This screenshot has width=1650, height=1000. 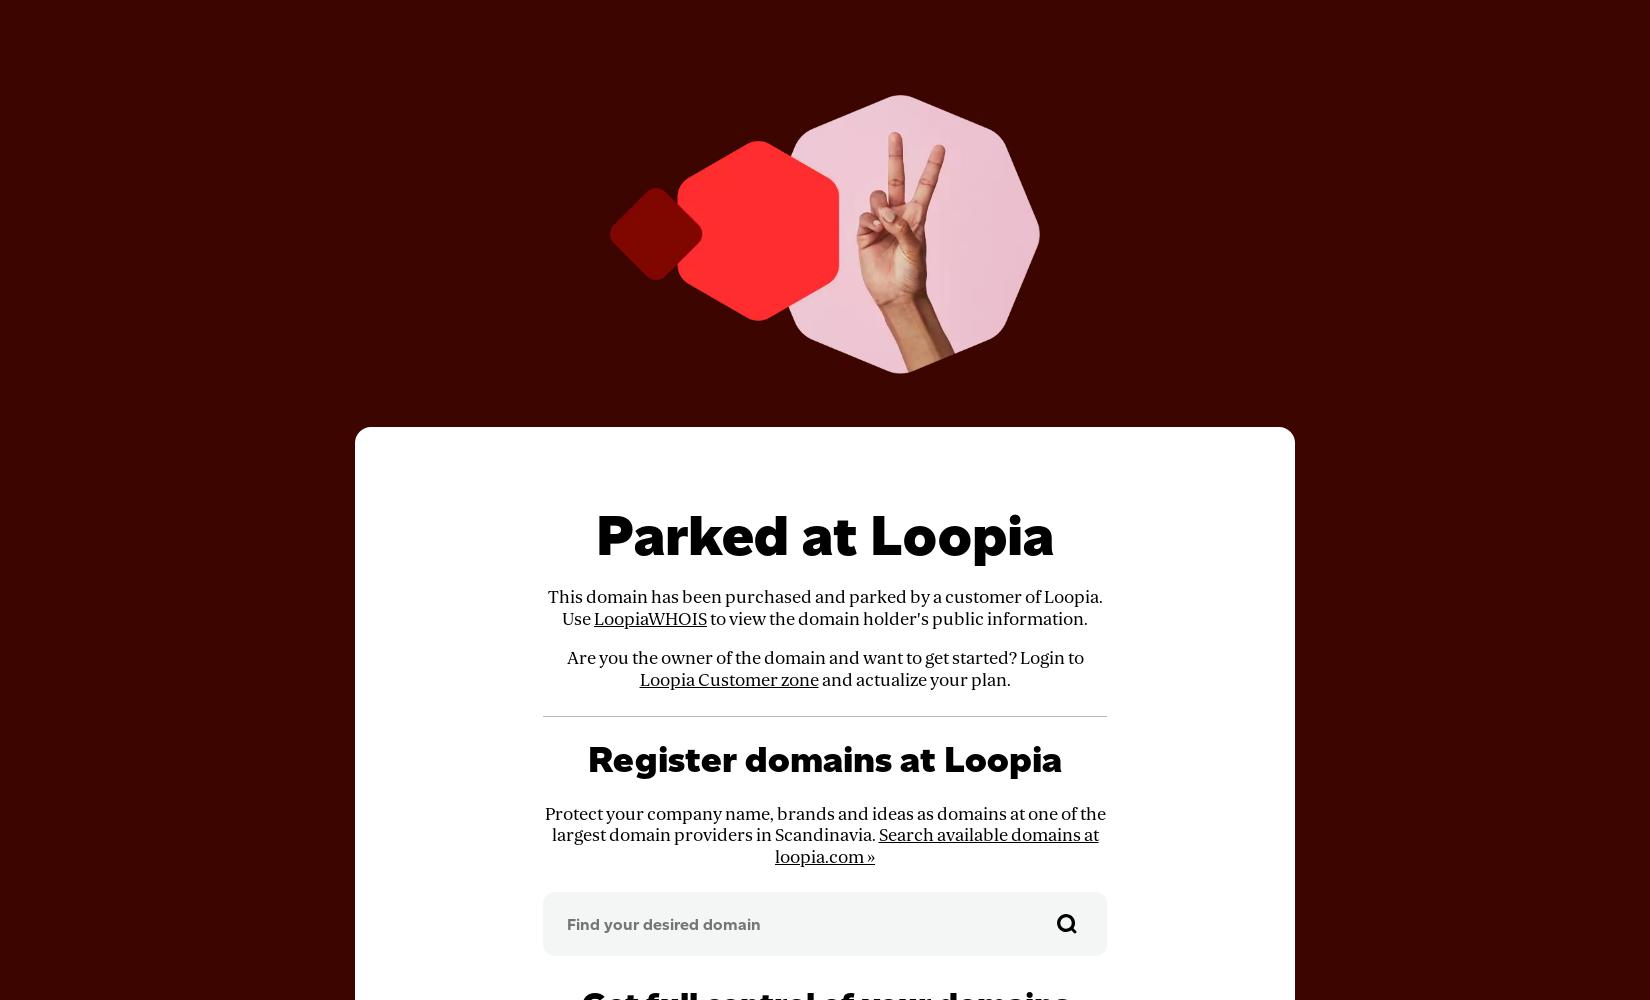 What do you see at coordinates (936, 845) in the screenshot?
I see `'Search available domains at loopia.com »'` at bounding box center [936, 845].